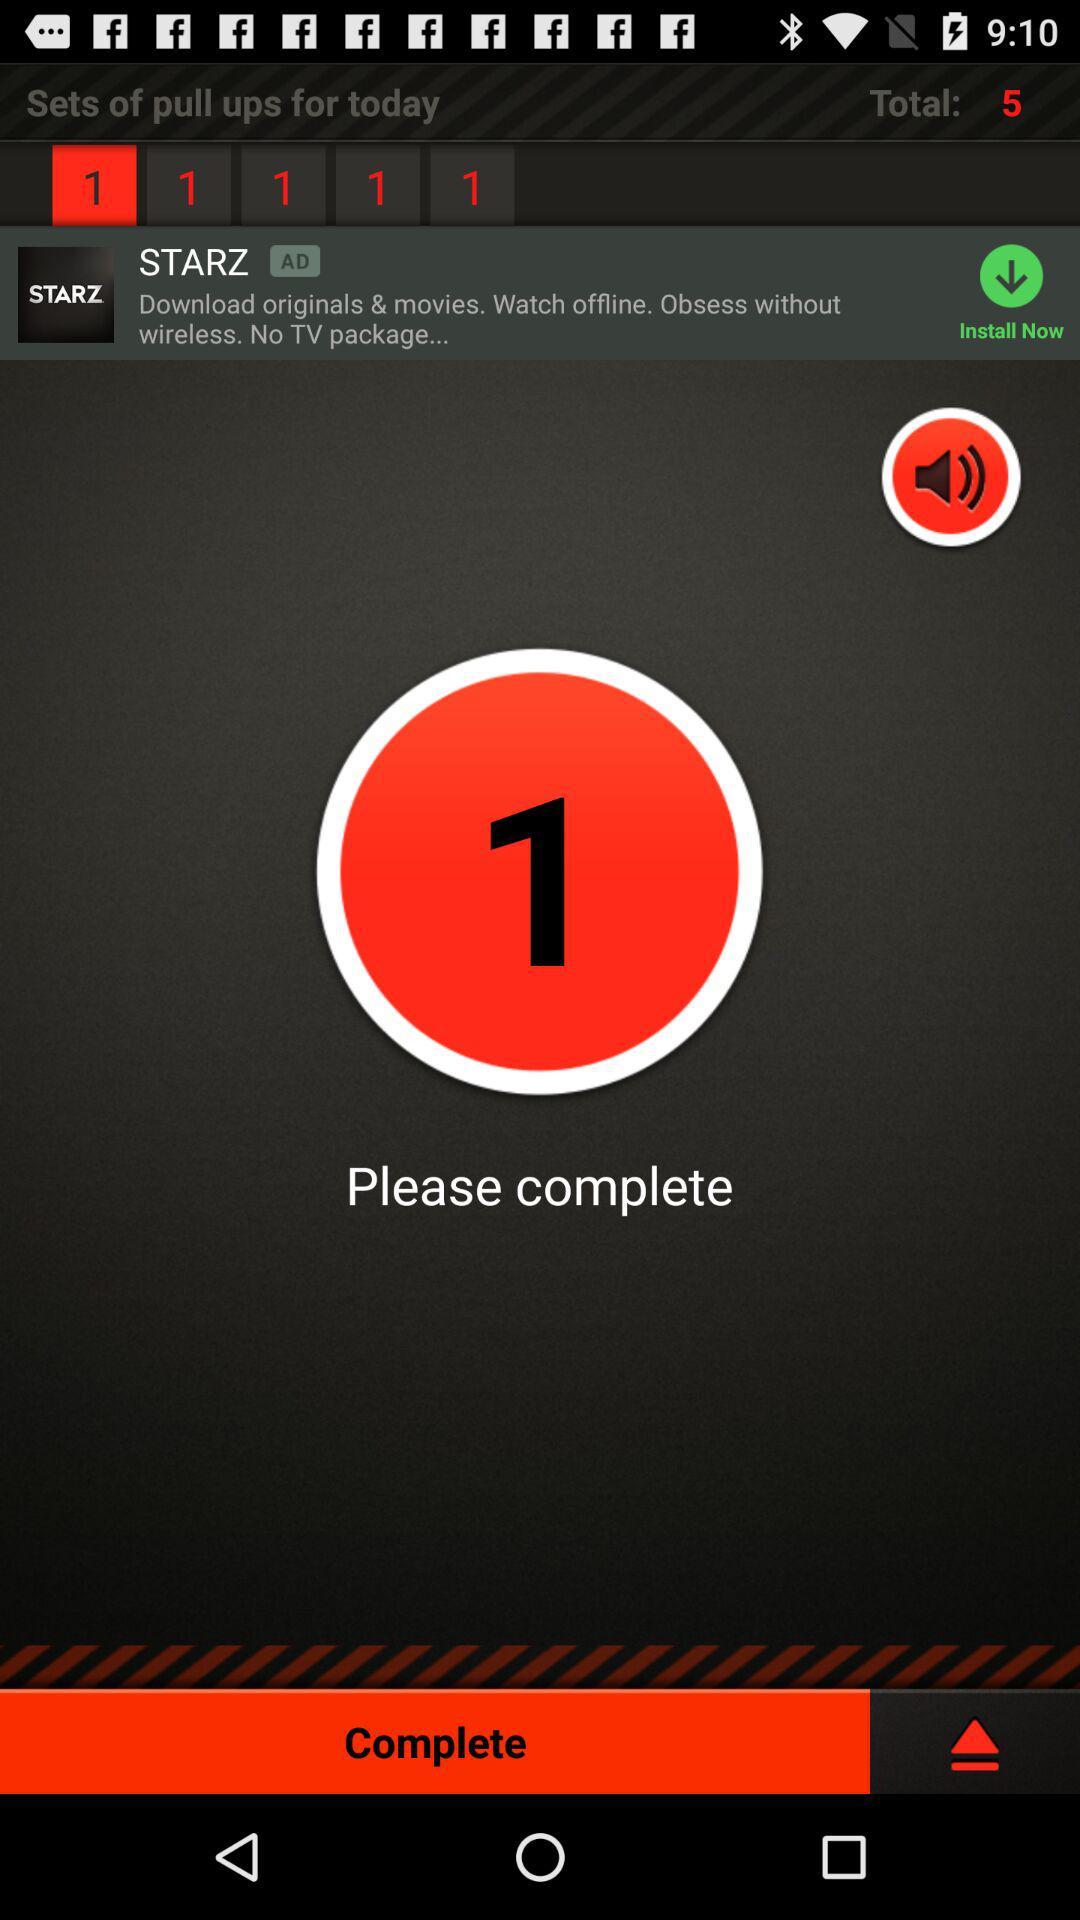 The width and height of the screenshot is (1080, 1920). I want to click on item to the left of the 1, so click(228, 259).